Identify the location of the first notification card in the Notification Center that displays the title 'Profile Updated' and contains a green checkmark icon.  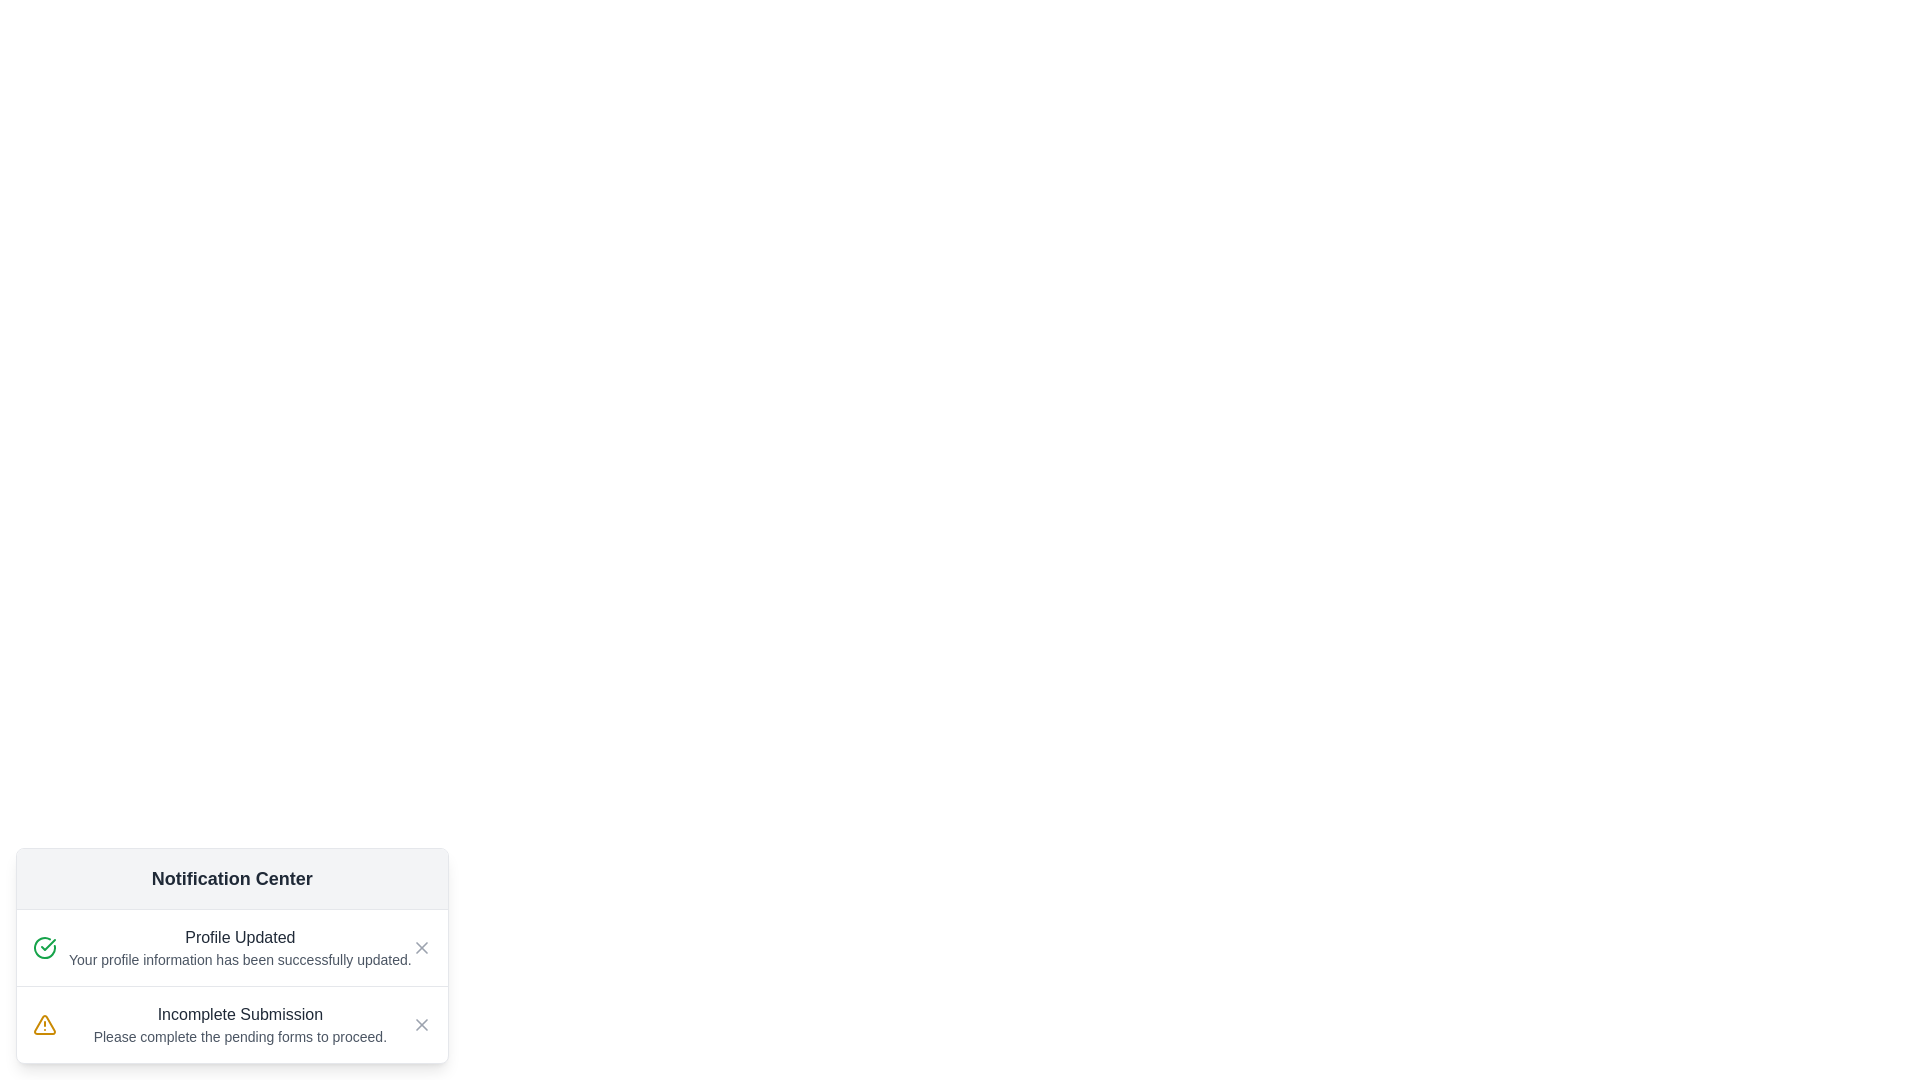
(232, 947).